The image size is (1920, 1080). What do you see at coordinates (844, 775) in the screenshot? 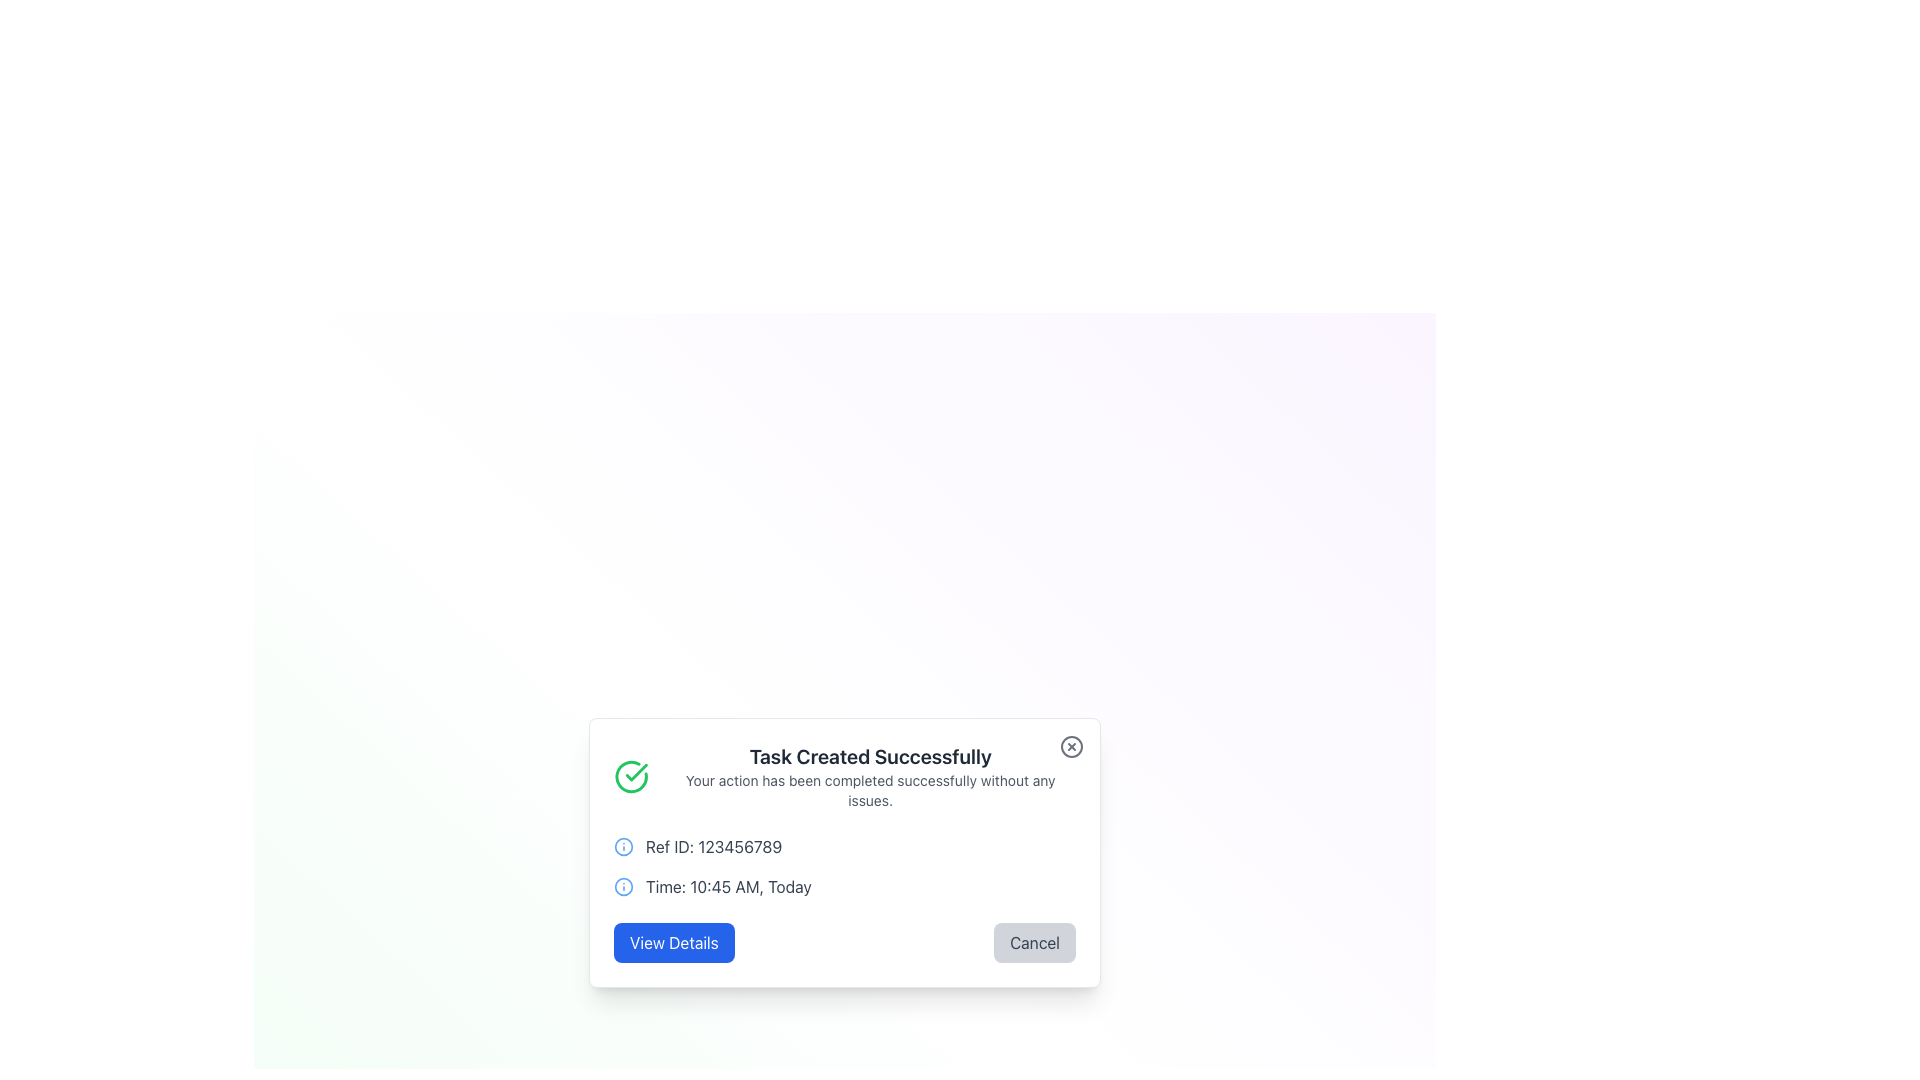
I see `notification box displaying 'Task Created Successfully' with a green checkmark icon for confirmation` at bounding box center [844, 775].